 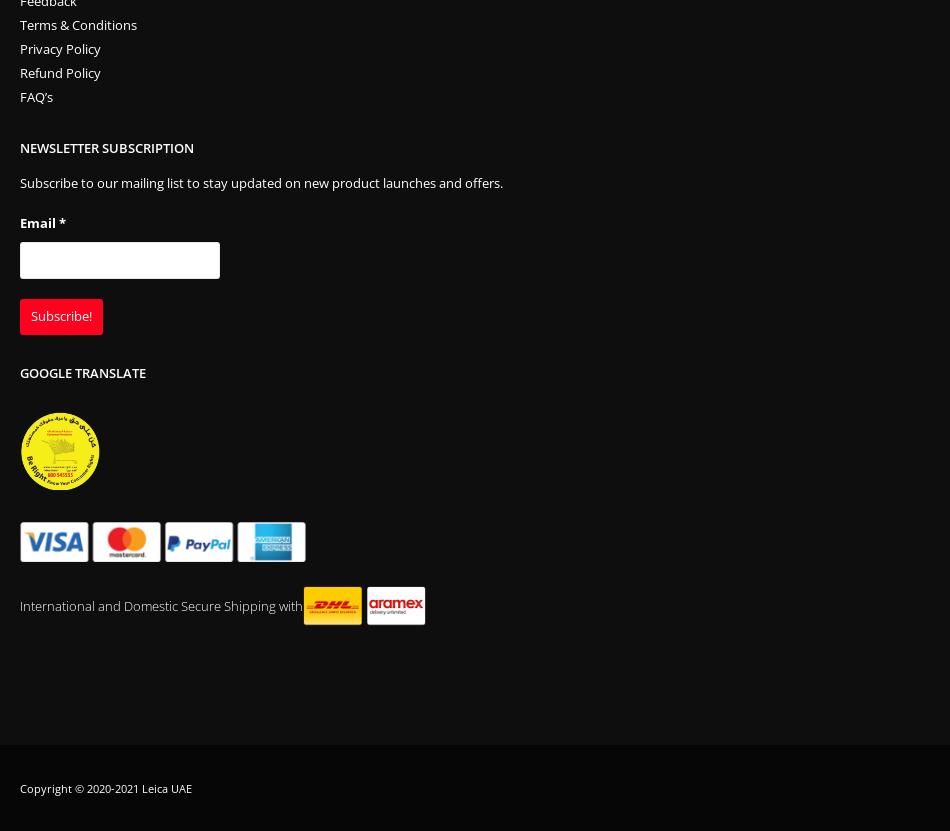 What do you see at coordinates (62, 222) in the screenshot?
I see `'*'` at bounding box center [62, 222].